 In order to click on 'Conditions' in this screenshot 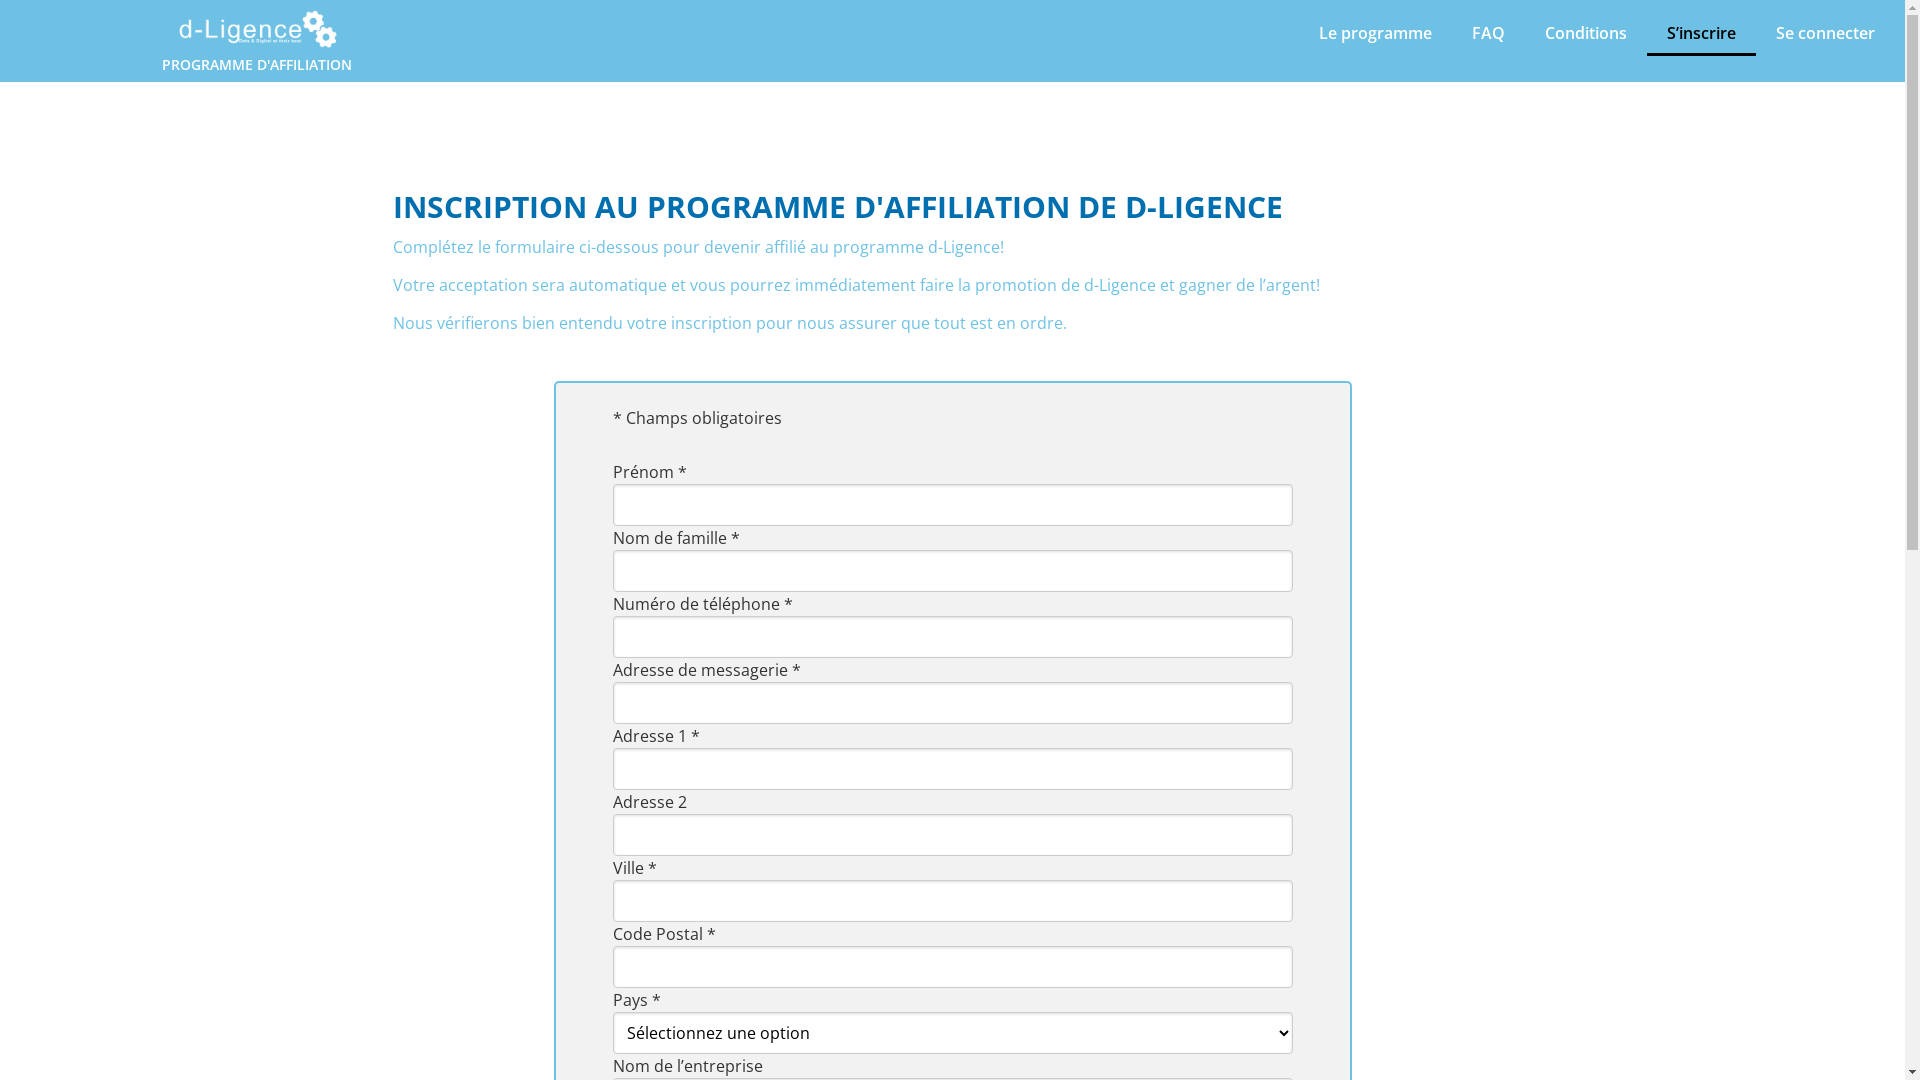, I will do `click(1584, 33)`.